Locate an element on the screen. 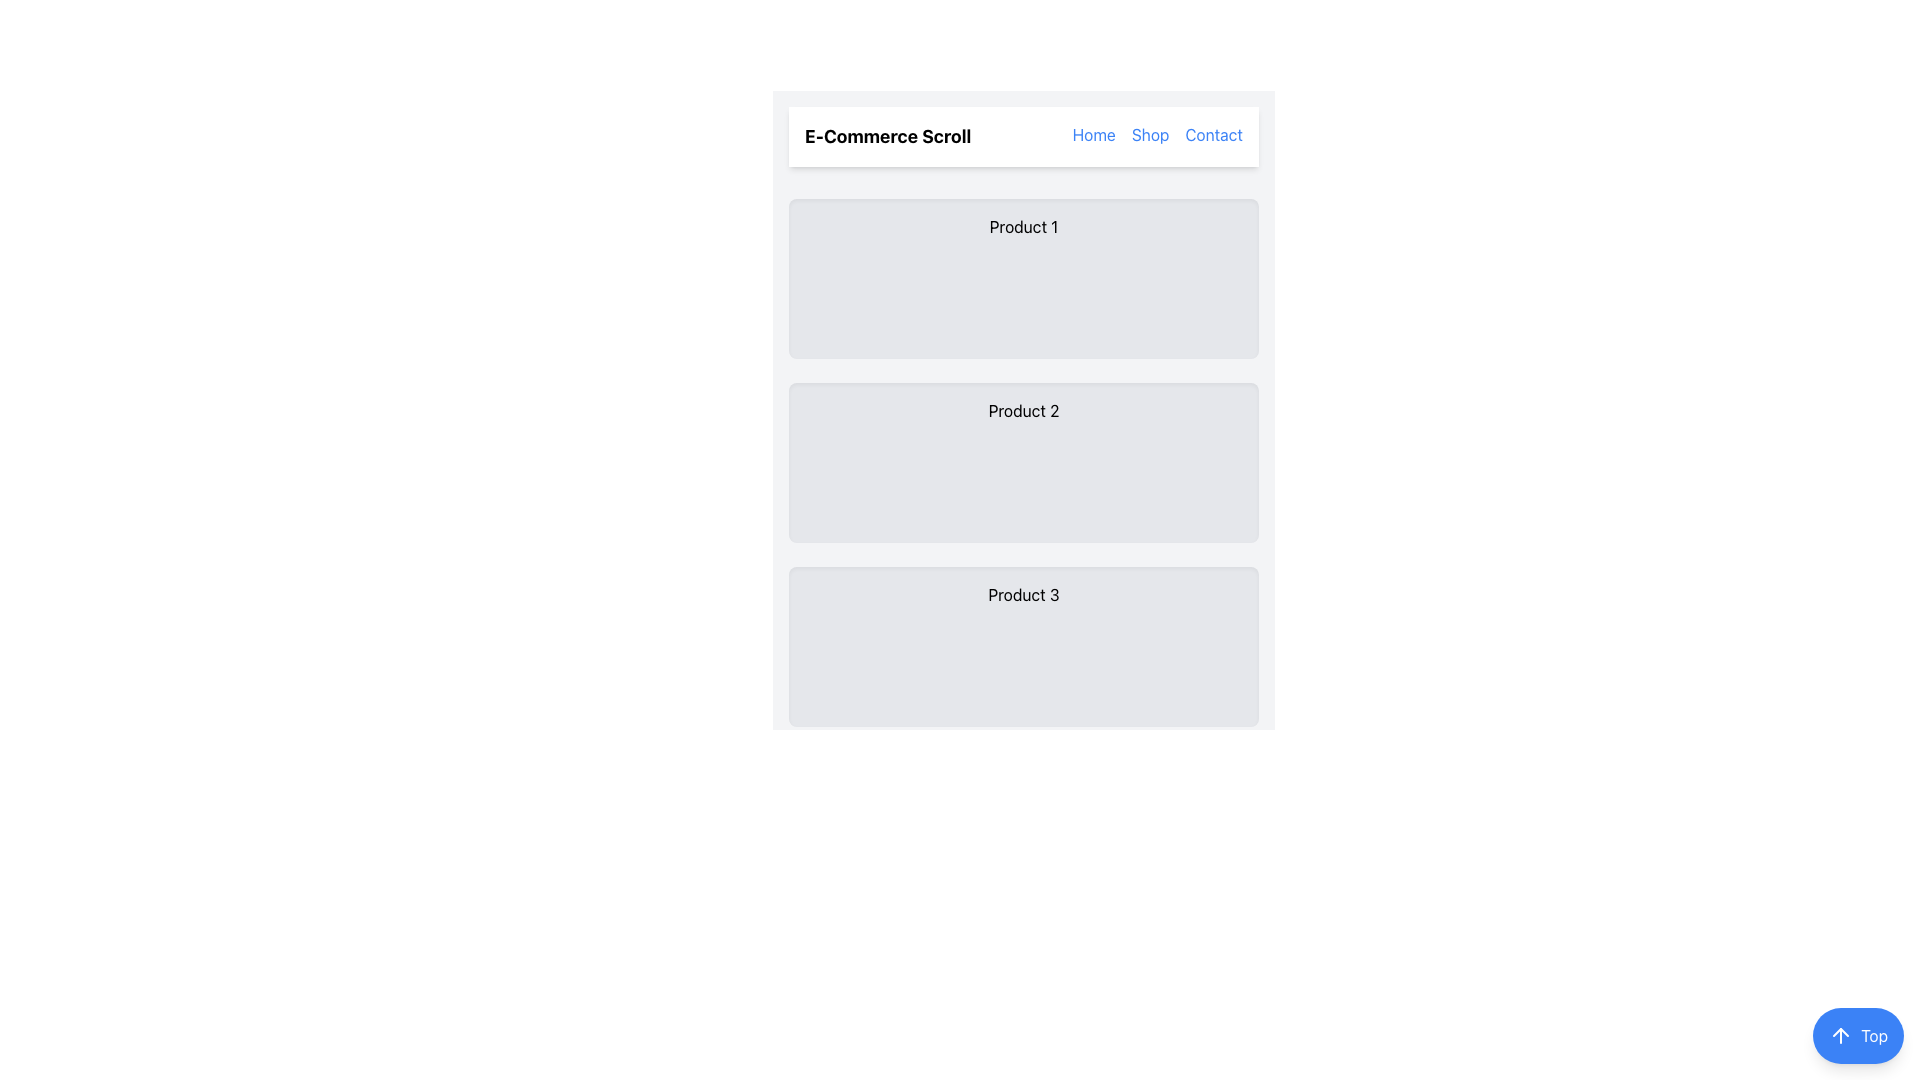  the 'Shop' hyperlink in the top-right corner navigation bar is located at coordinates (1150, 135).